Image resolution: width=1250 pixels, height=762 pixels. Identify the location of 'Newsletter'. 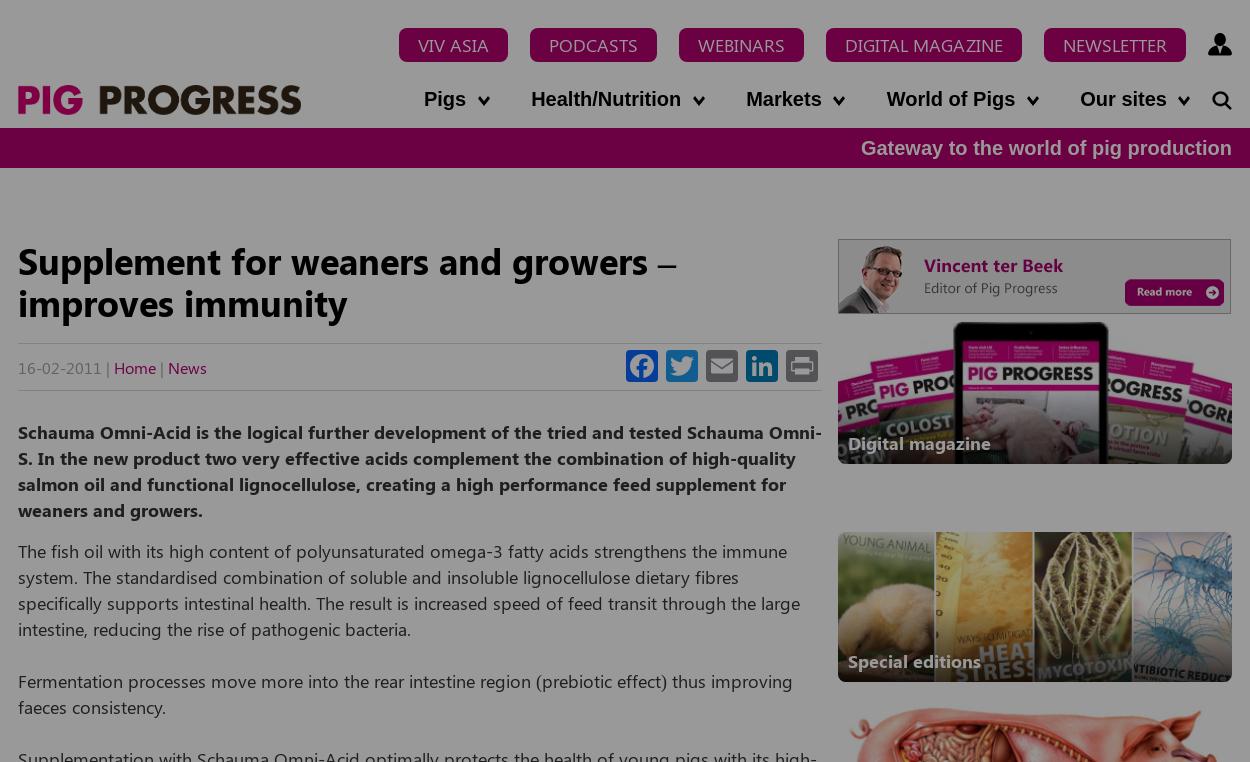
(1114, 44).